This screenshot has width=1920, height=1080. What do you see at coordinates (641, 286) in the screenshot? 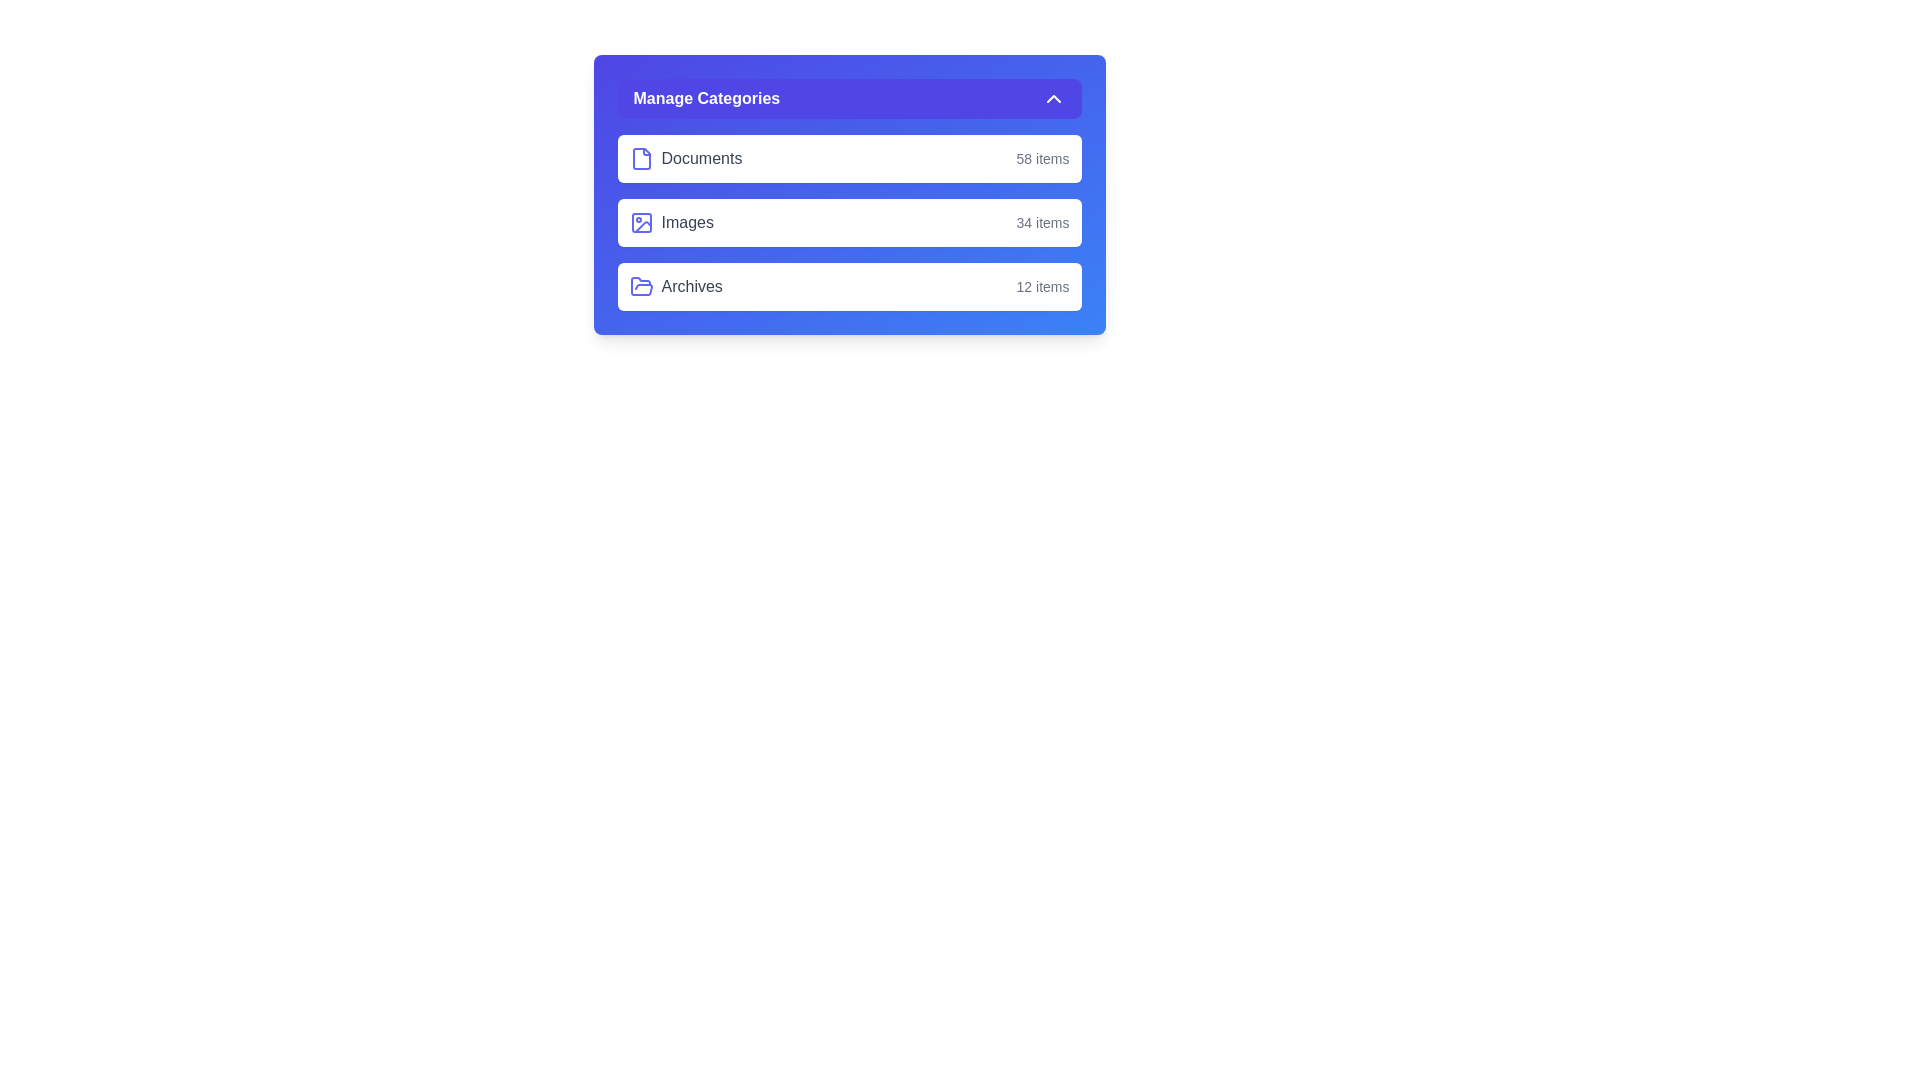
I see `the icon for the Archives category` at bounding box center [641, 286].